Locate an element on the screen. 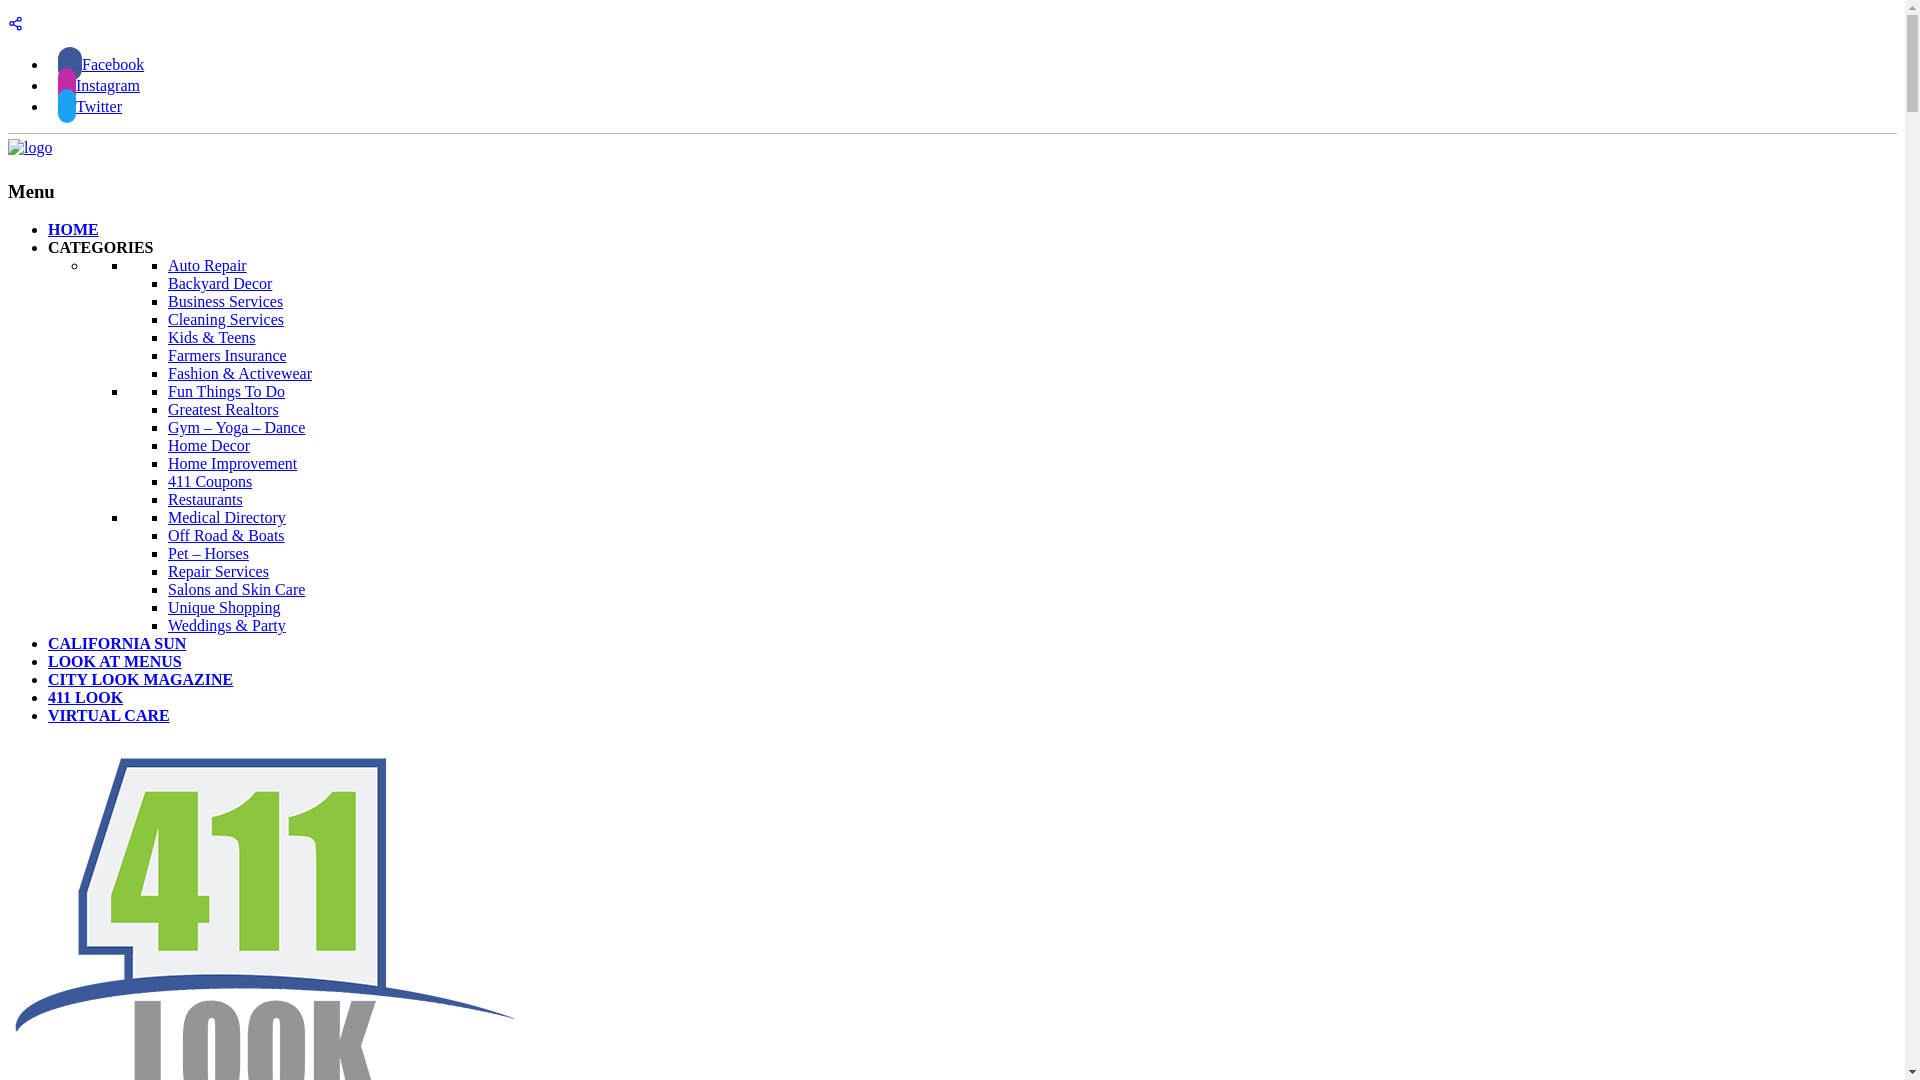  'Twitter' is located at coordinates (89, 106).